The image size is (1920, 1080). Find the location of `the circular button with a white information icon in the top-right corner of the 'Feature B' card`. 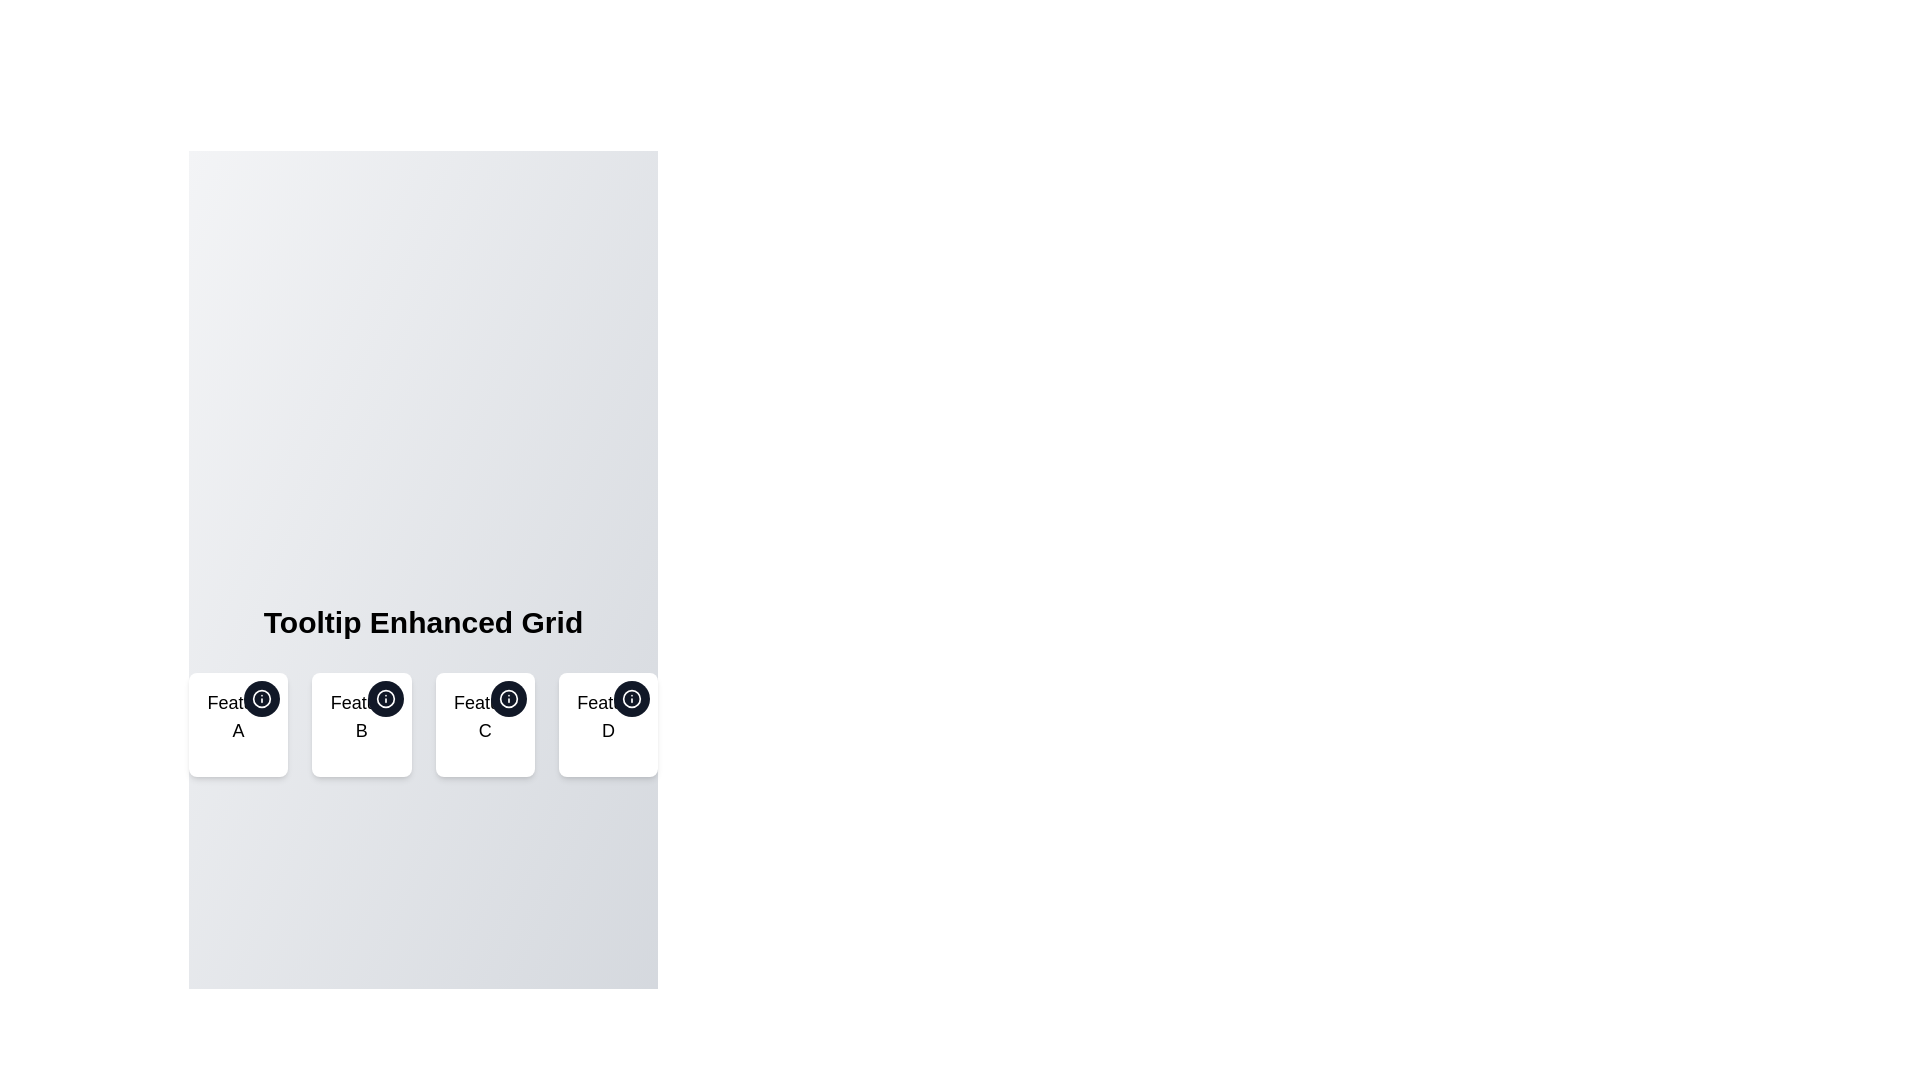

the circular button with a white information icon in the top-right corner of the 'Feature B' card is located at coordinates (385, 697).